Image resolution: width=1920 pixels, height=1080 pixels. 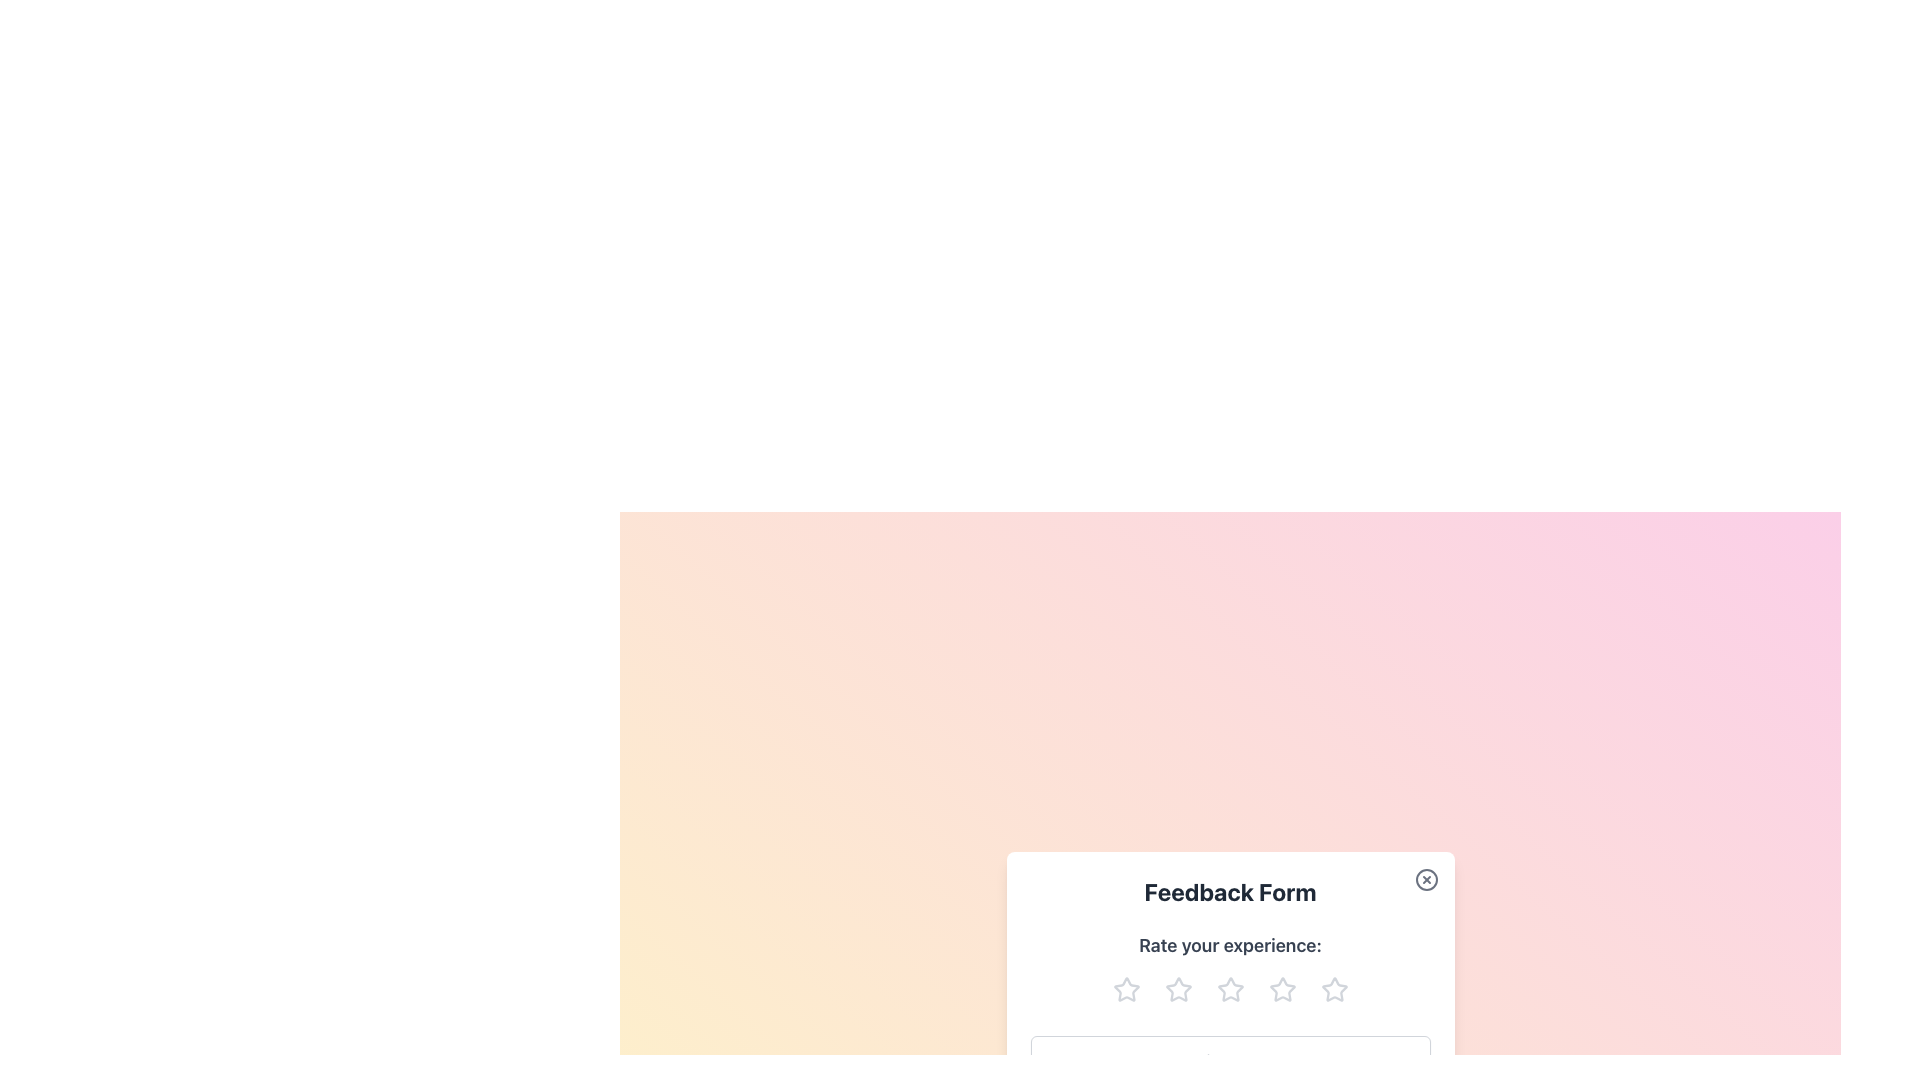 I want to click on the first interactive star icon in the rating selector to trigger the scaling effect, indicating interactivity, so click(x=1126, y=990).